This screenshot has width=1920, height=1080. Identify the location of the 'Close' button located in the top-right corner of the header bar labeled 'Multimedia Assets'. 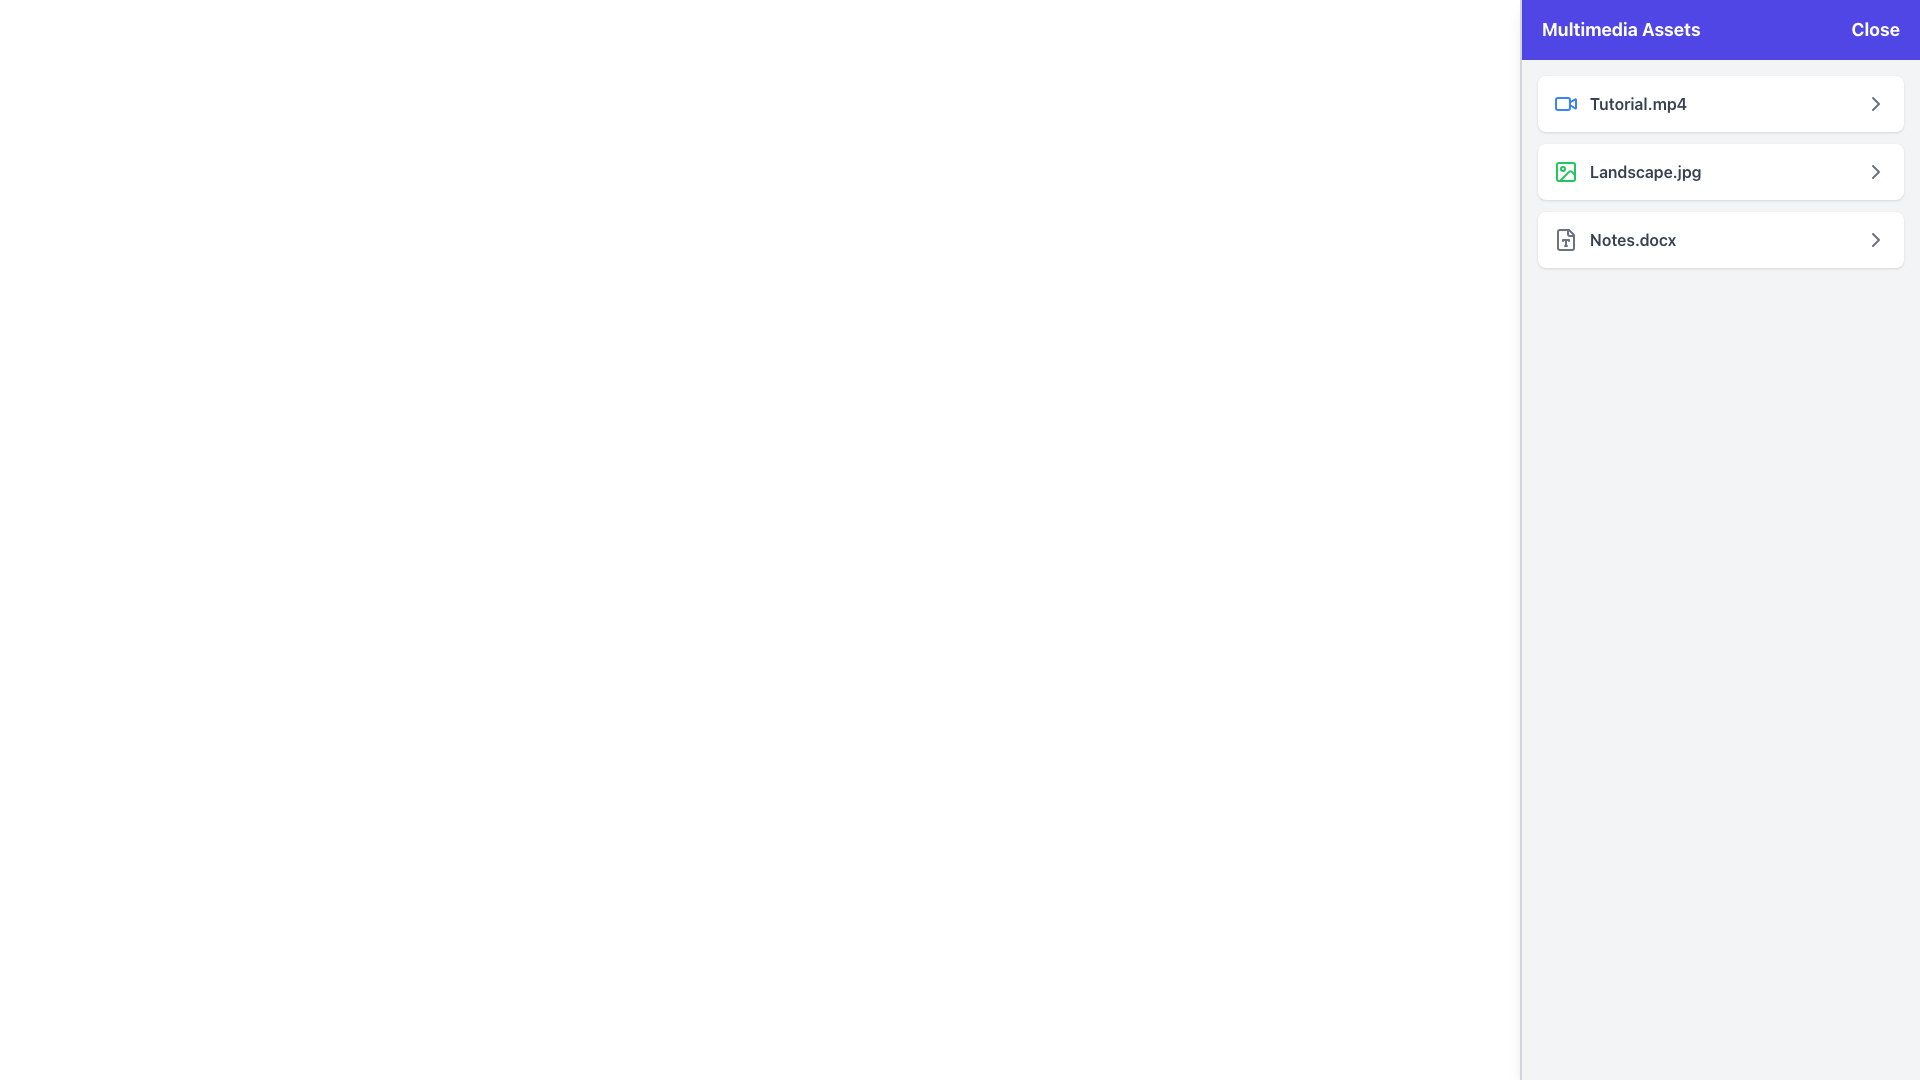
(1874, 30).